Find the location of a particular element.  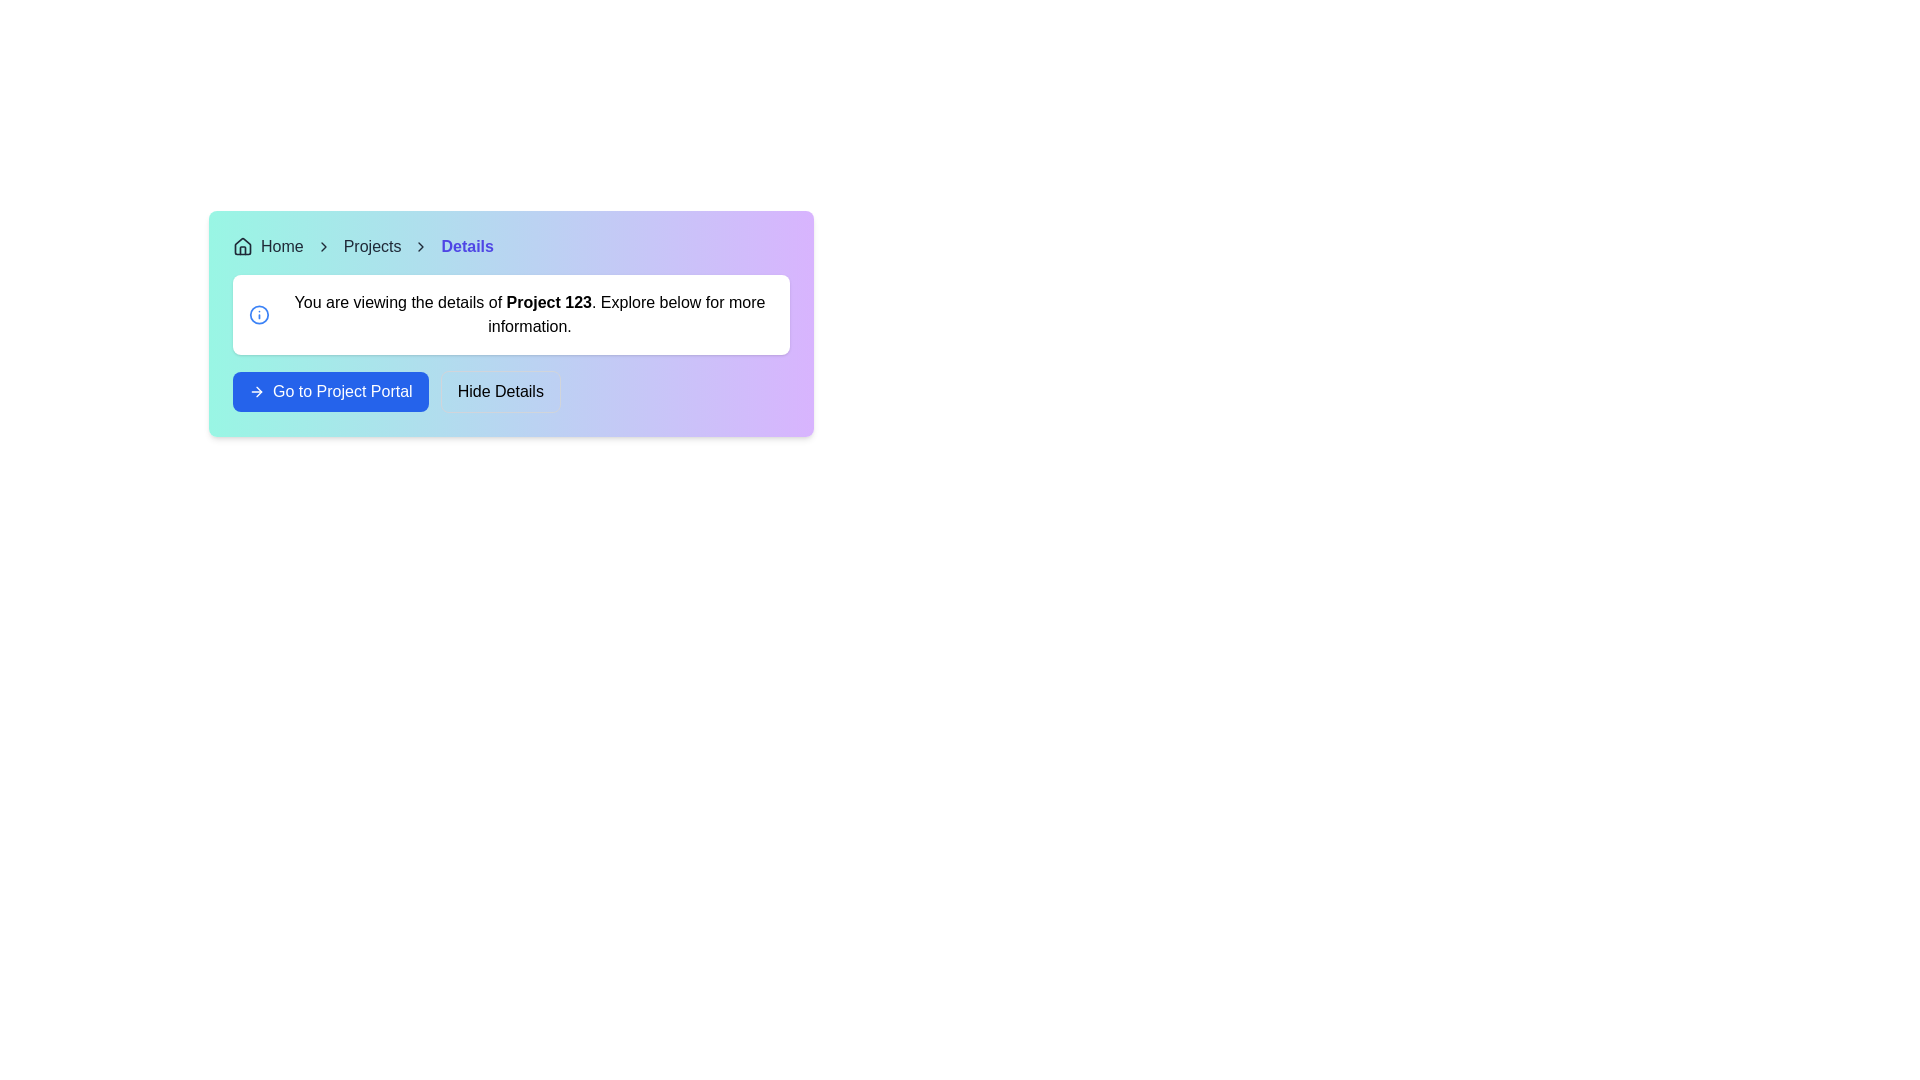

the 'Home' label in the breadcrumb navigation, which is positioned immediately to the right of the house icon is located at coordinates (281, 245).